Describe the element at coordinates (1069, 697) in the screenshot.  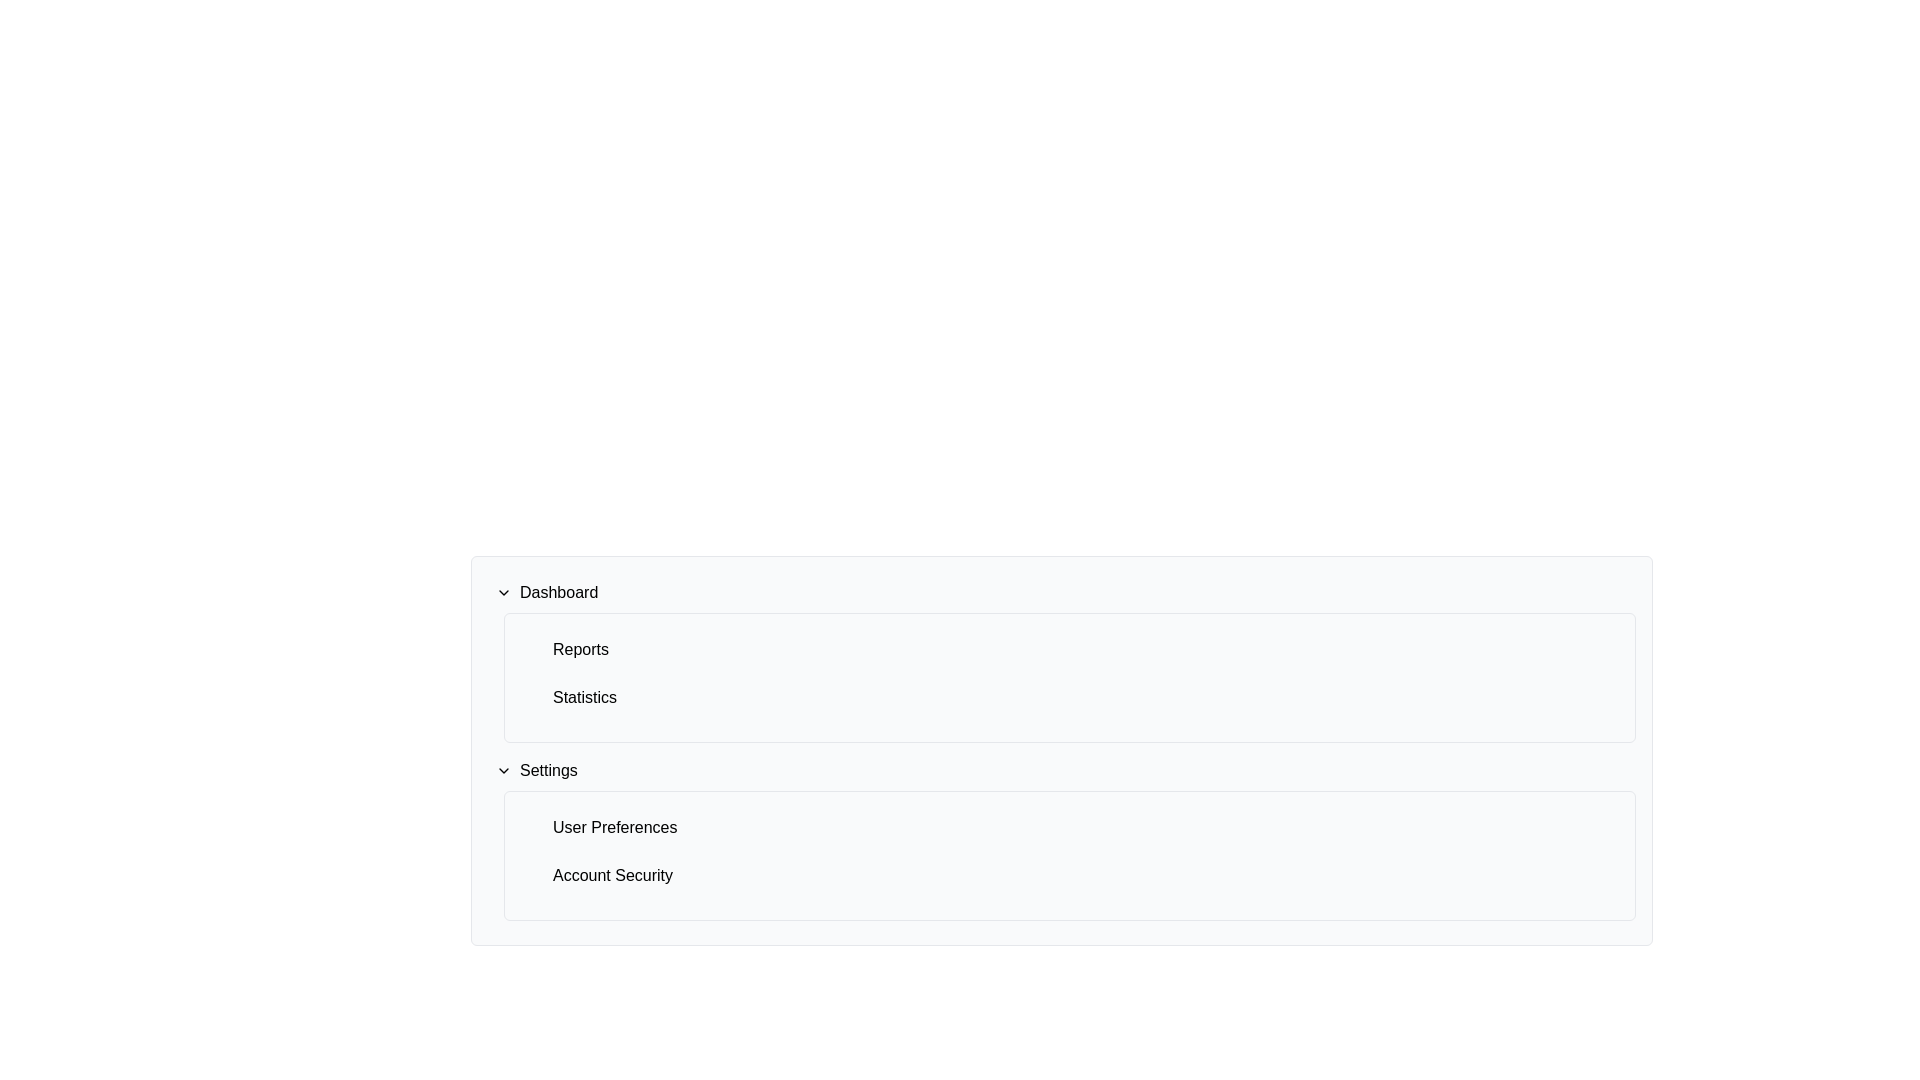
I see `the second clickable list item labeled 'Statistics' under the 'Dashboard' section` at that location.